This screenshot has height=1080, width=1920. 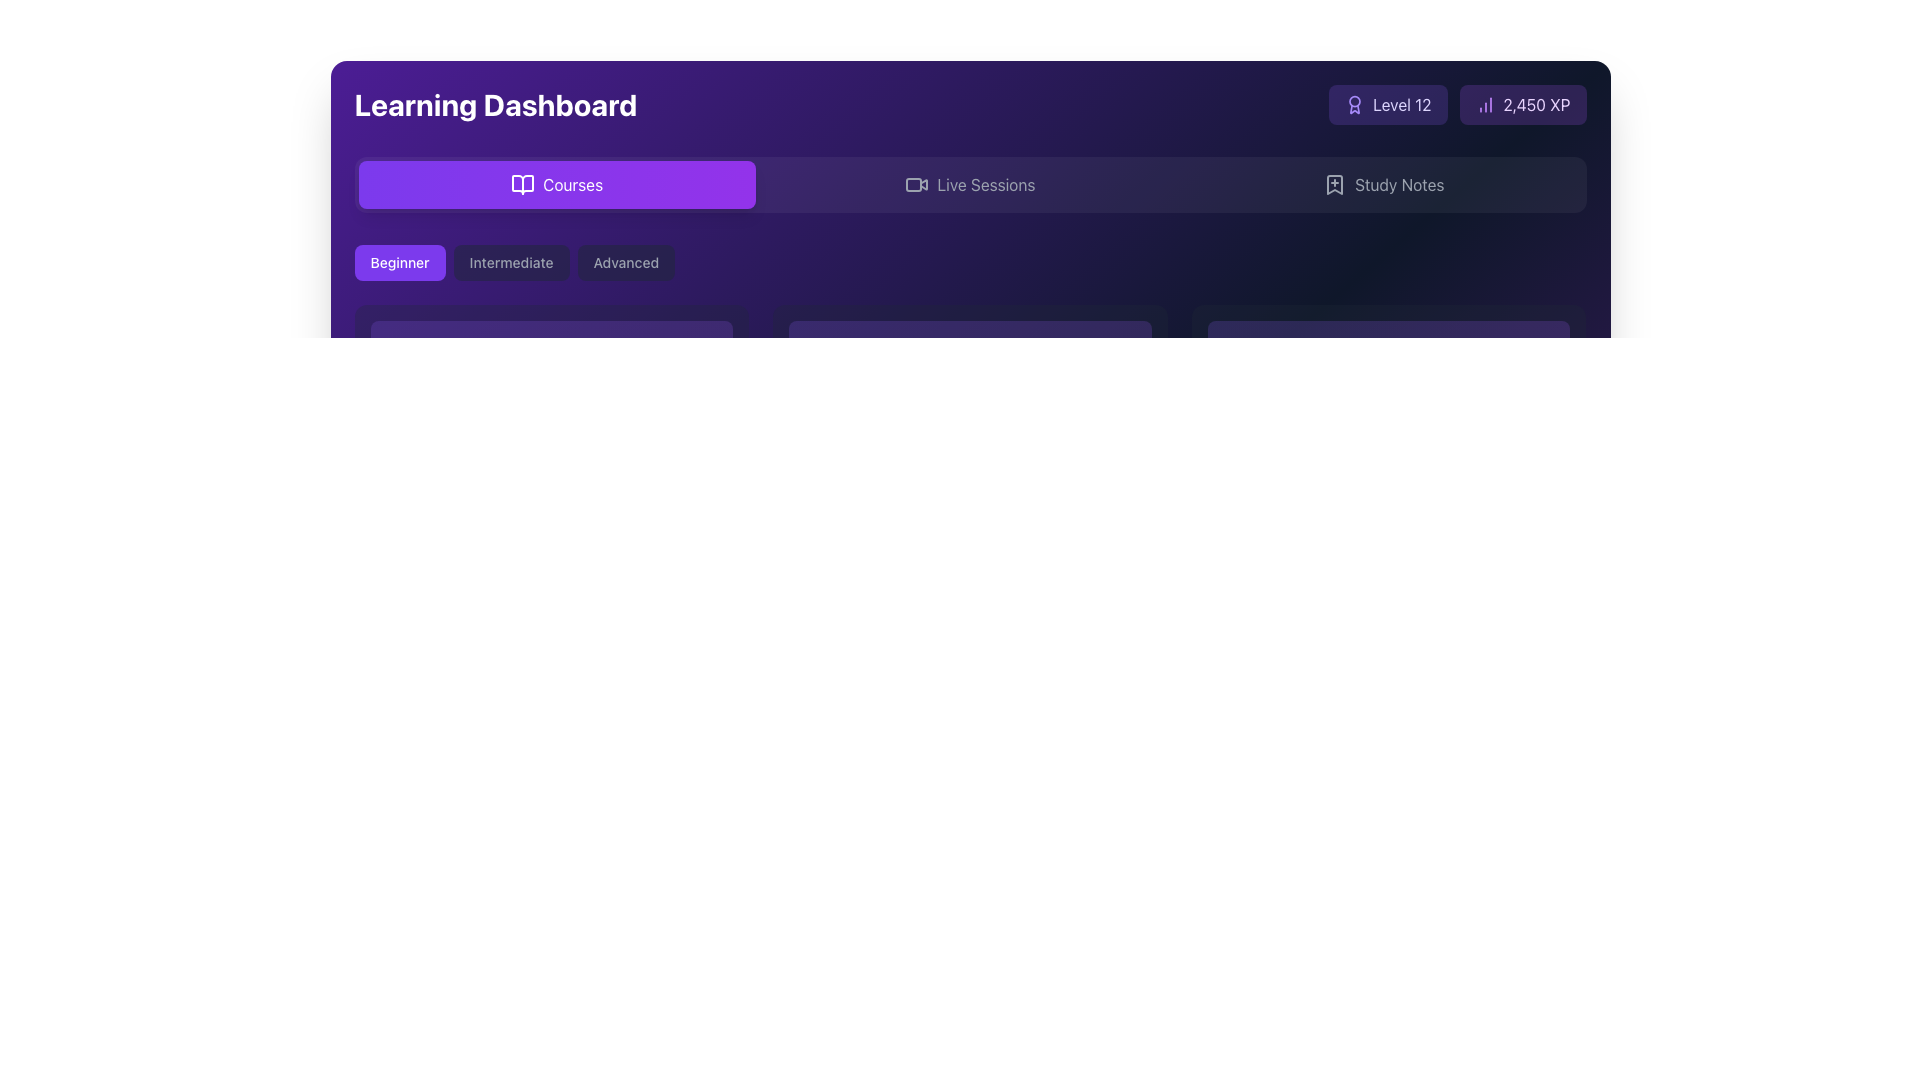 I want to click on the heading element that indicates the 'Learning Dashboard' page, located at the top-left region of the interface, so click(x=495, y=104).